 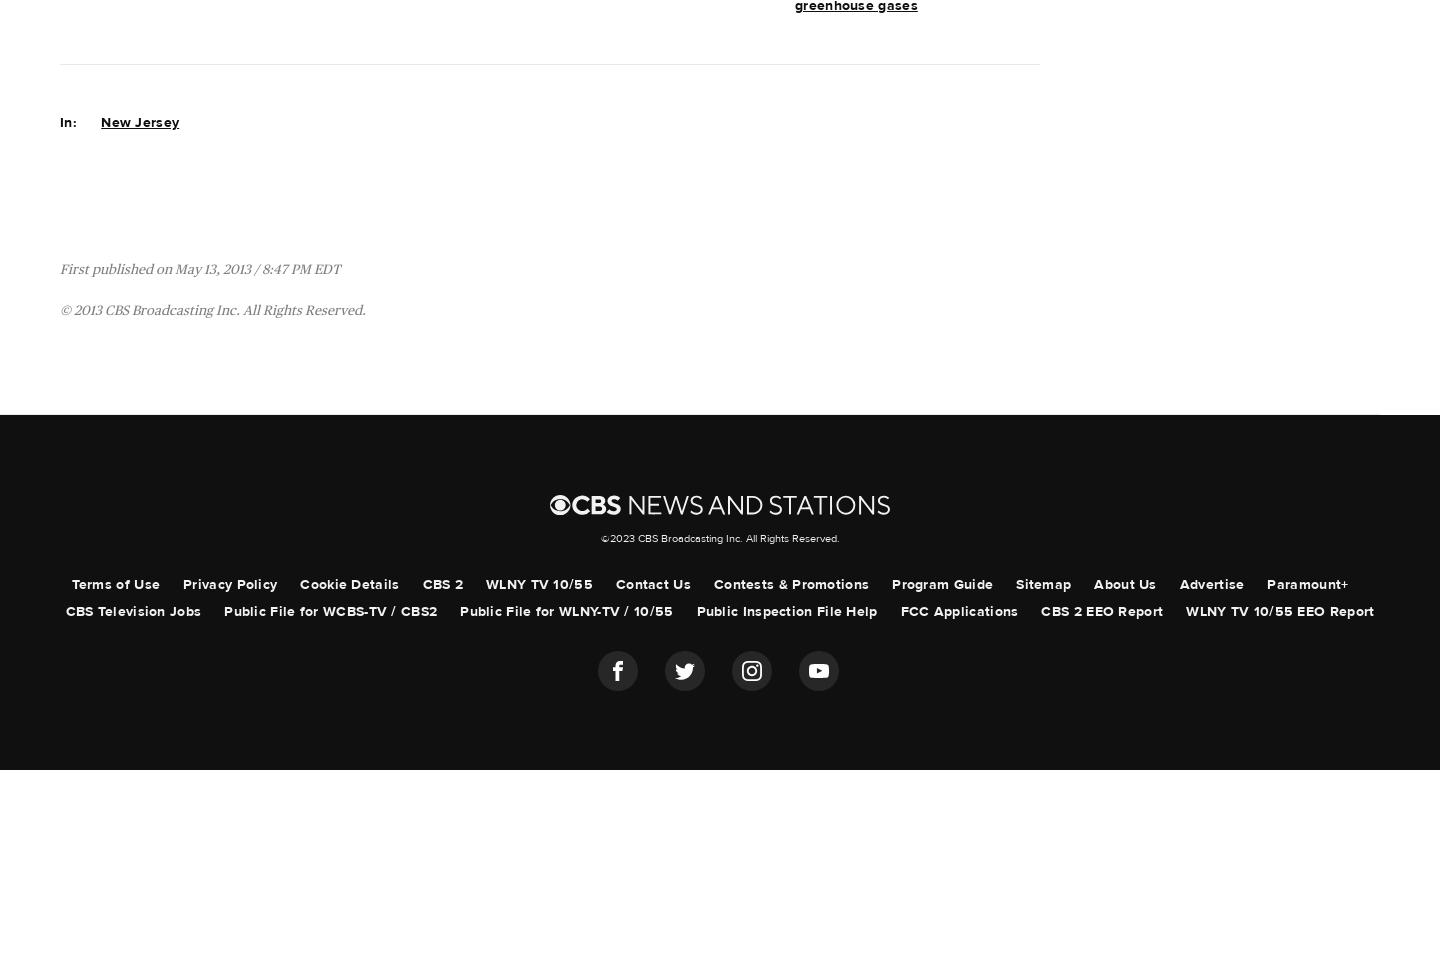 I want to click on 'Public File for WCBS-TV / CBS2', so click(x=330, y=610).